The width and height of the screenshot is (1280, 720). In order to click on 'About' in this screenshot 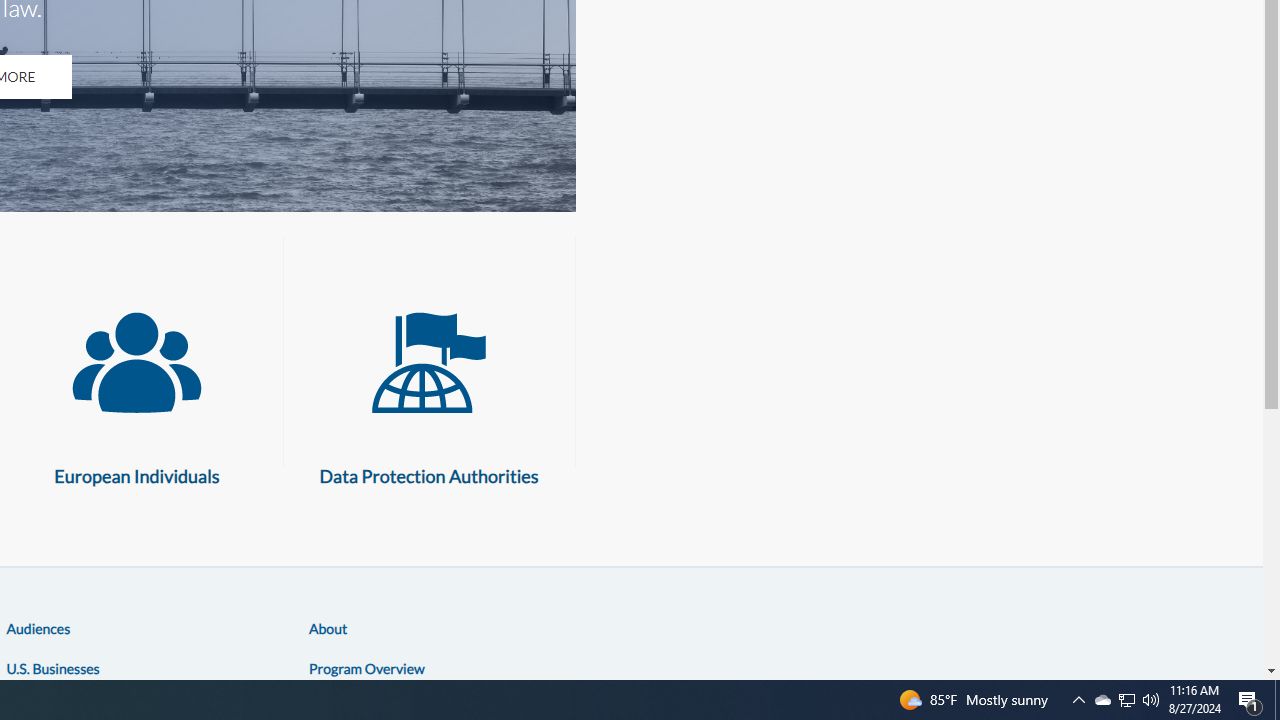, I will do `click(328, 627)`.